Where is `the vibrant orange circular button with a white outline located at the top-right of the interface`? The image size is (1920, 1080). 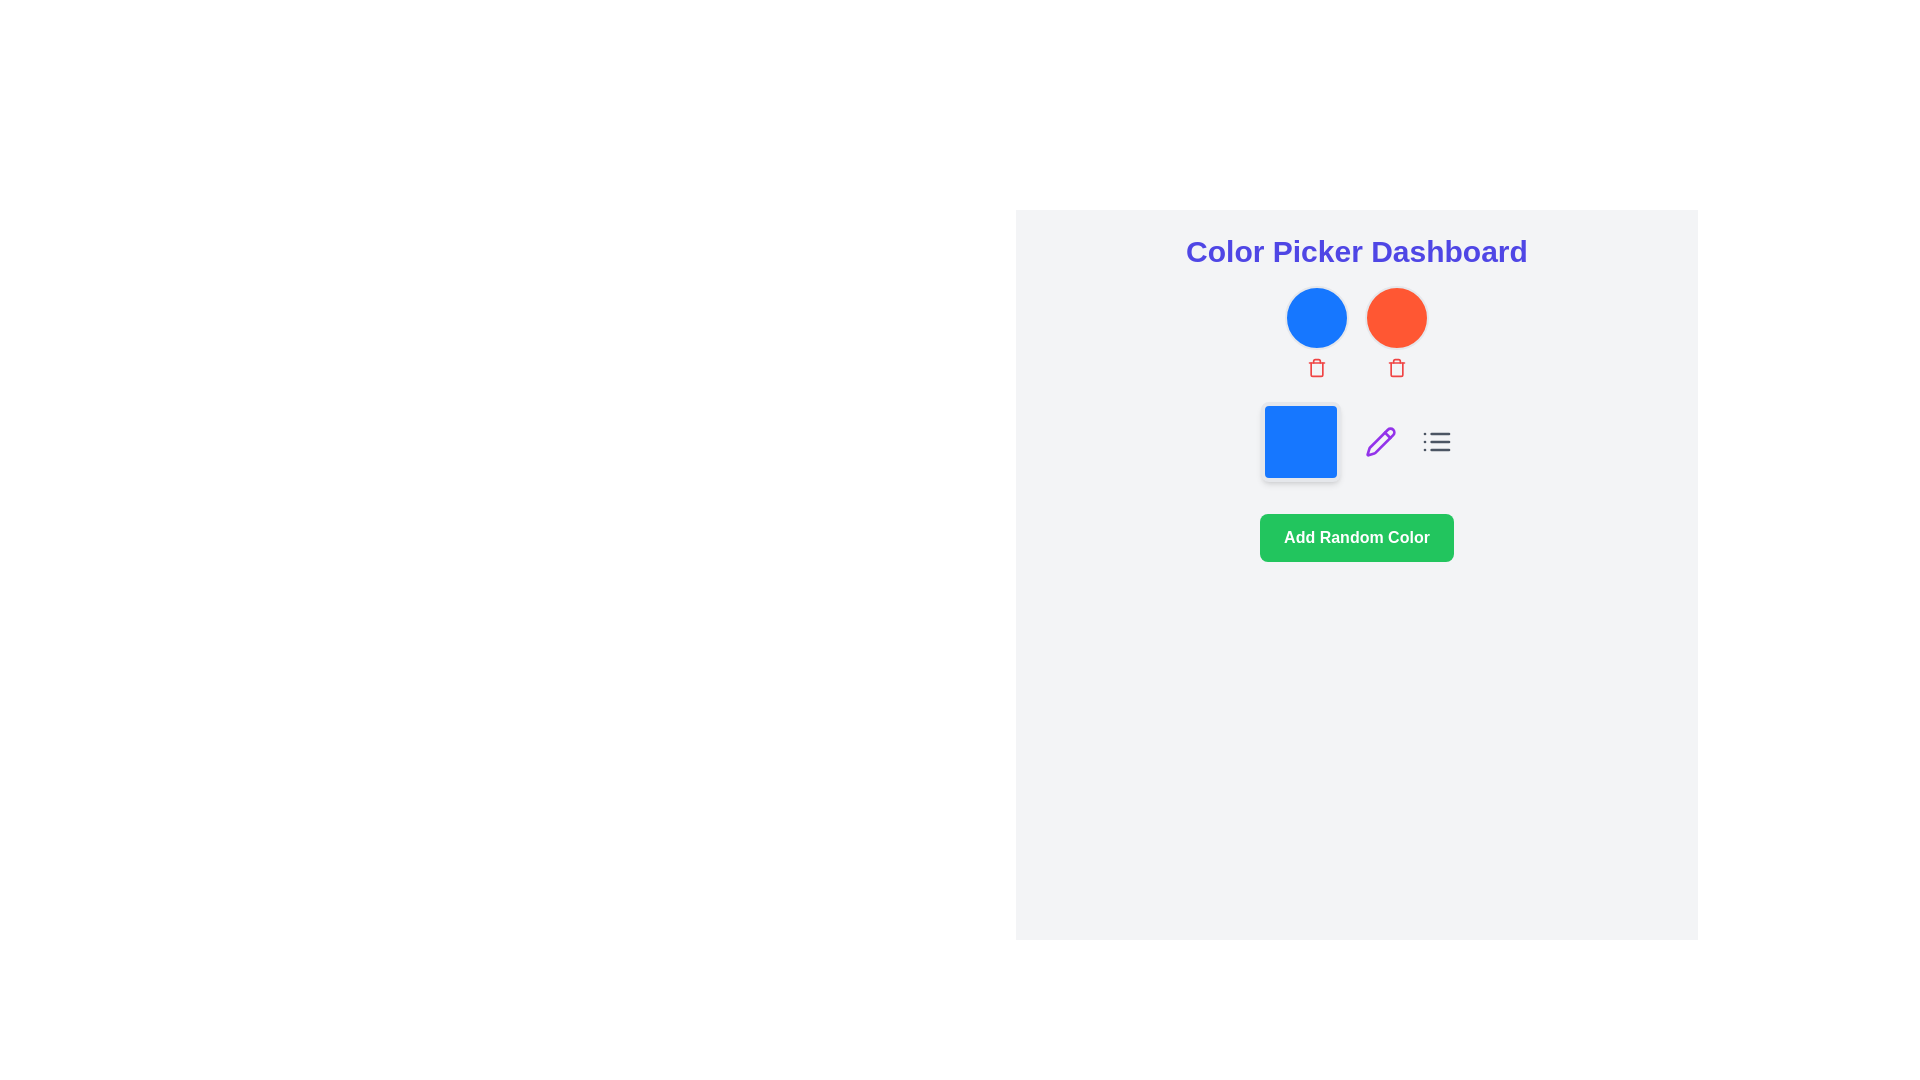 the vibrant orange circular button with a white outline located at the top-right of the interface is located at coordinates (1395, 316).